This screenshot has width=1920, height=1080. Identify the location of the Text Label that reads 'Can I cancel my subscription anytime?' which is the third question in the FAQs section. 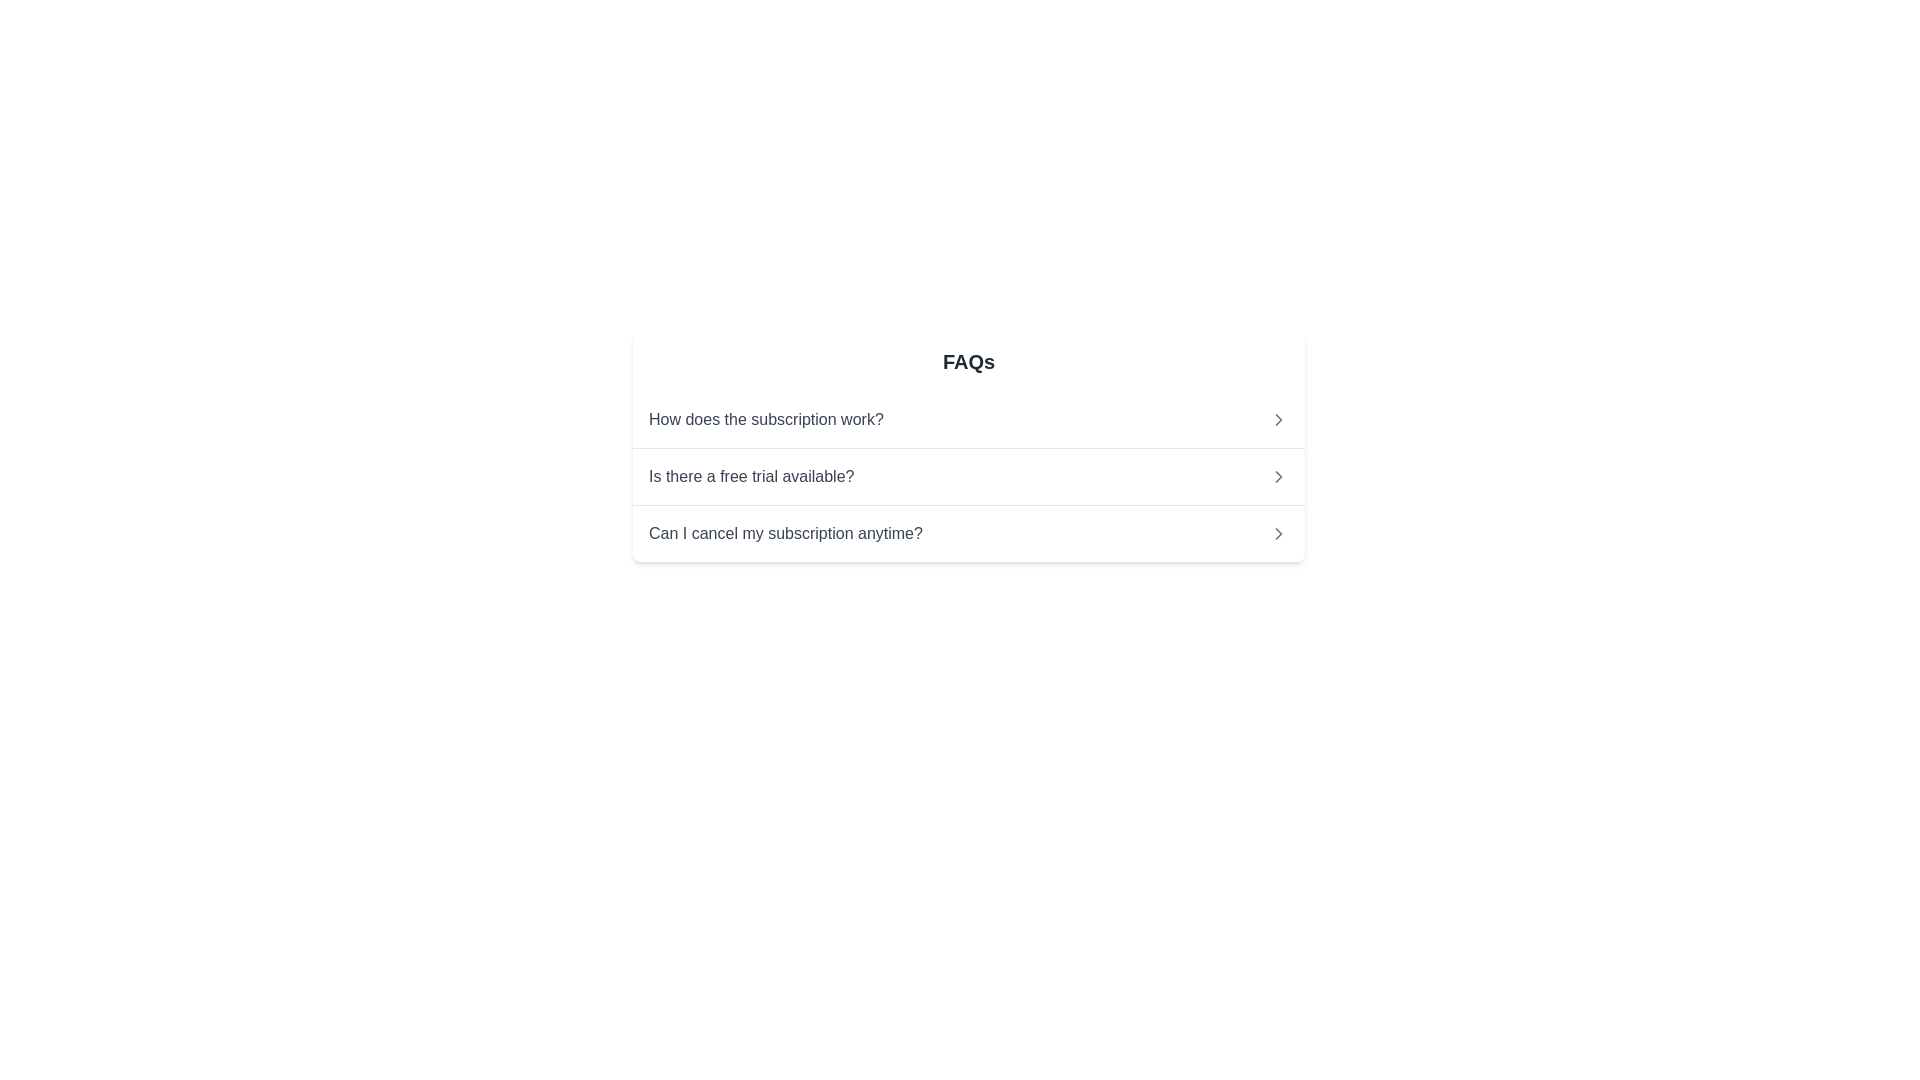
(784, 532).